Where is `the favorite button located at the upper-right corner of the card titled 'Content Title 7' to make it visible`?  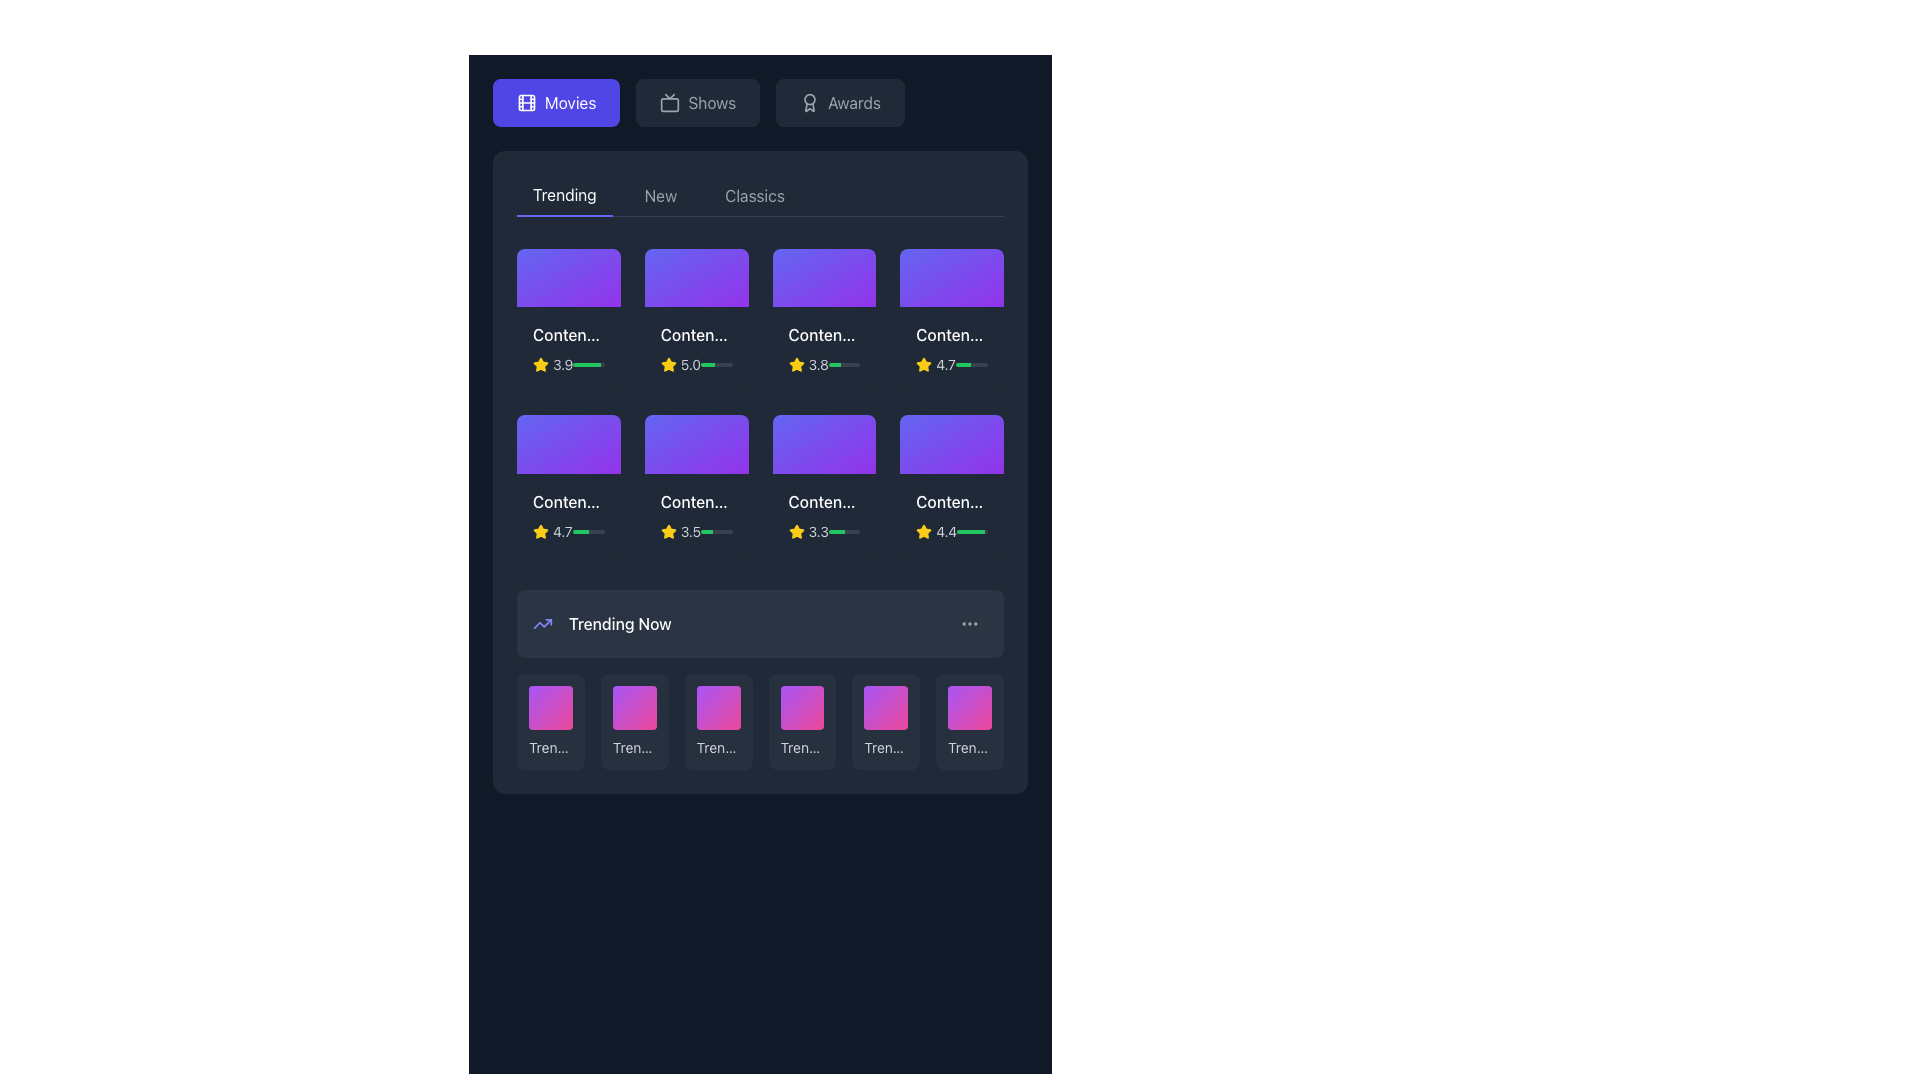
the favorite button located at the upper-right corner of the card titled 'Content Title 7' to make it visible is located at coordinates (856, 434).